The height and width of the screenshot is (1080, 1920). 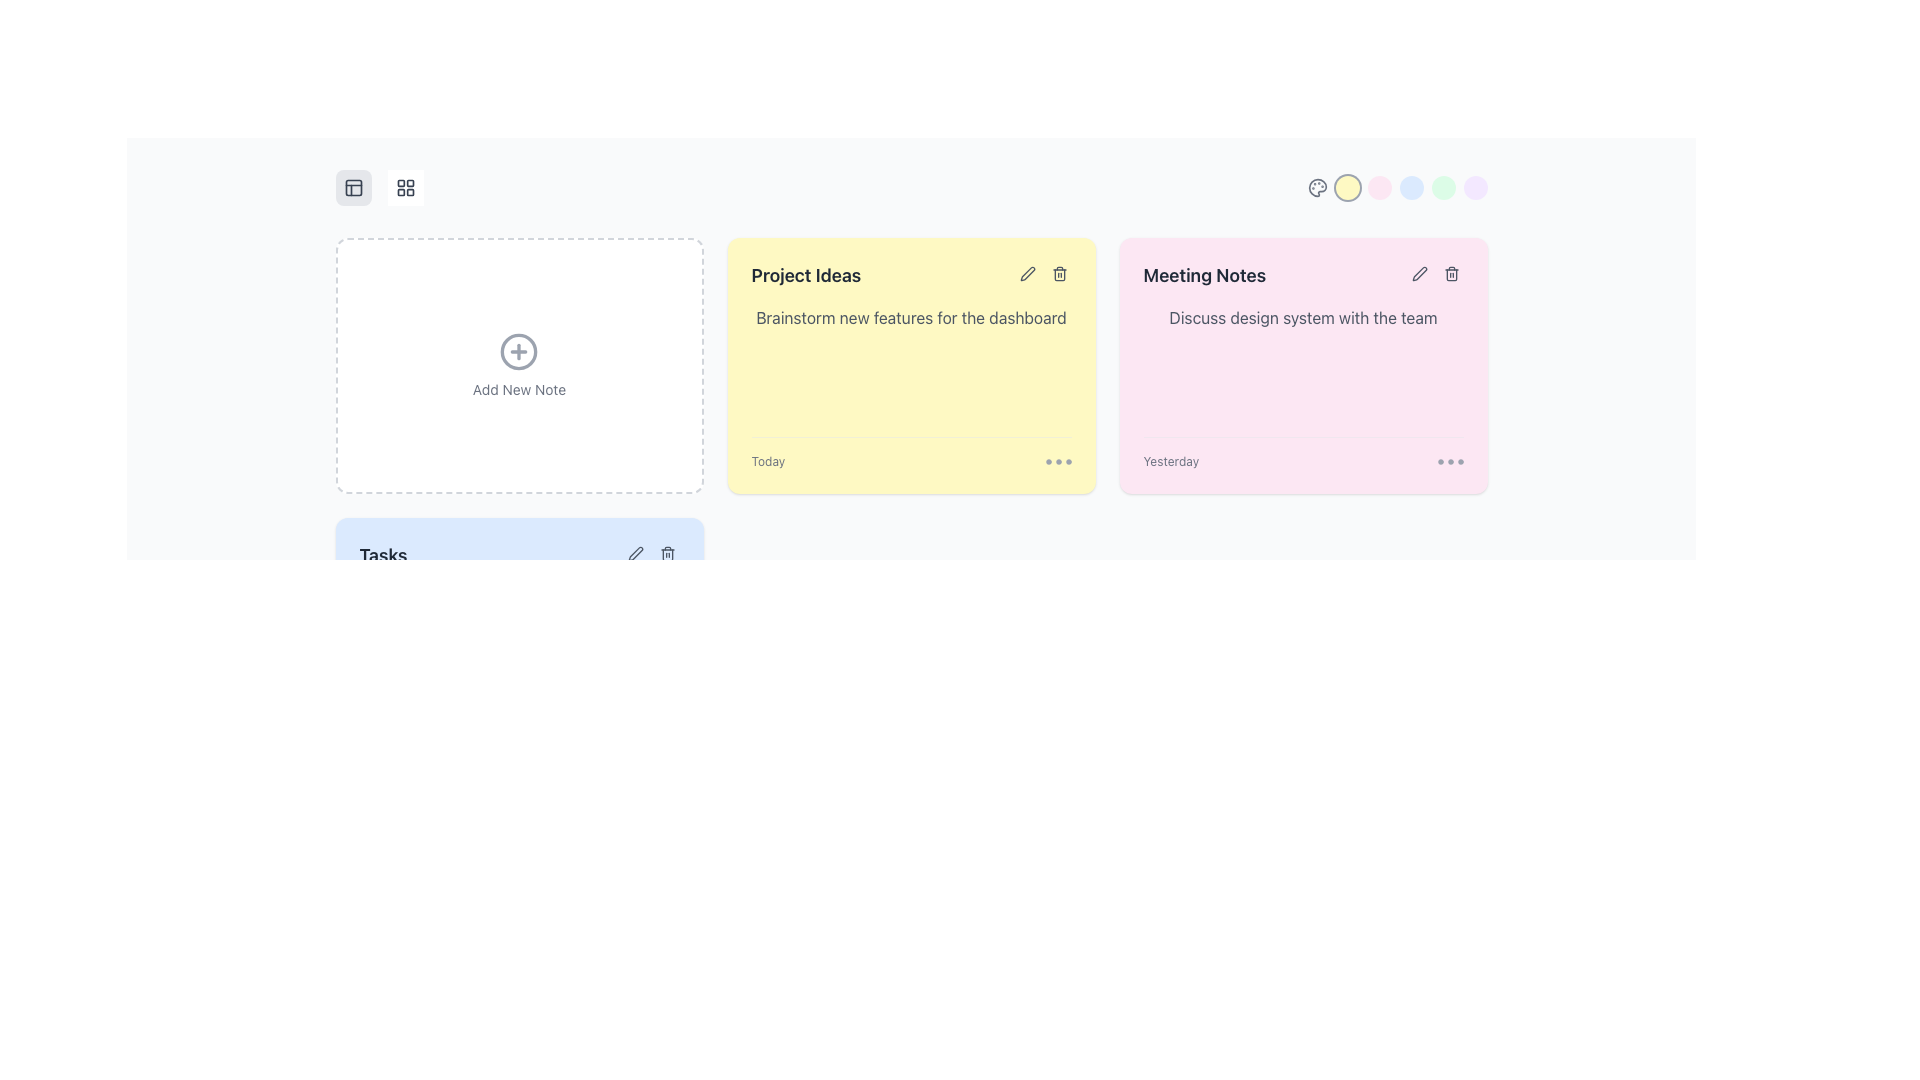 I want to click on the Icon button in the top-right corner of the 'Meeting Notes' card to initiate editing of the card content, so click(x=1418, y=273).